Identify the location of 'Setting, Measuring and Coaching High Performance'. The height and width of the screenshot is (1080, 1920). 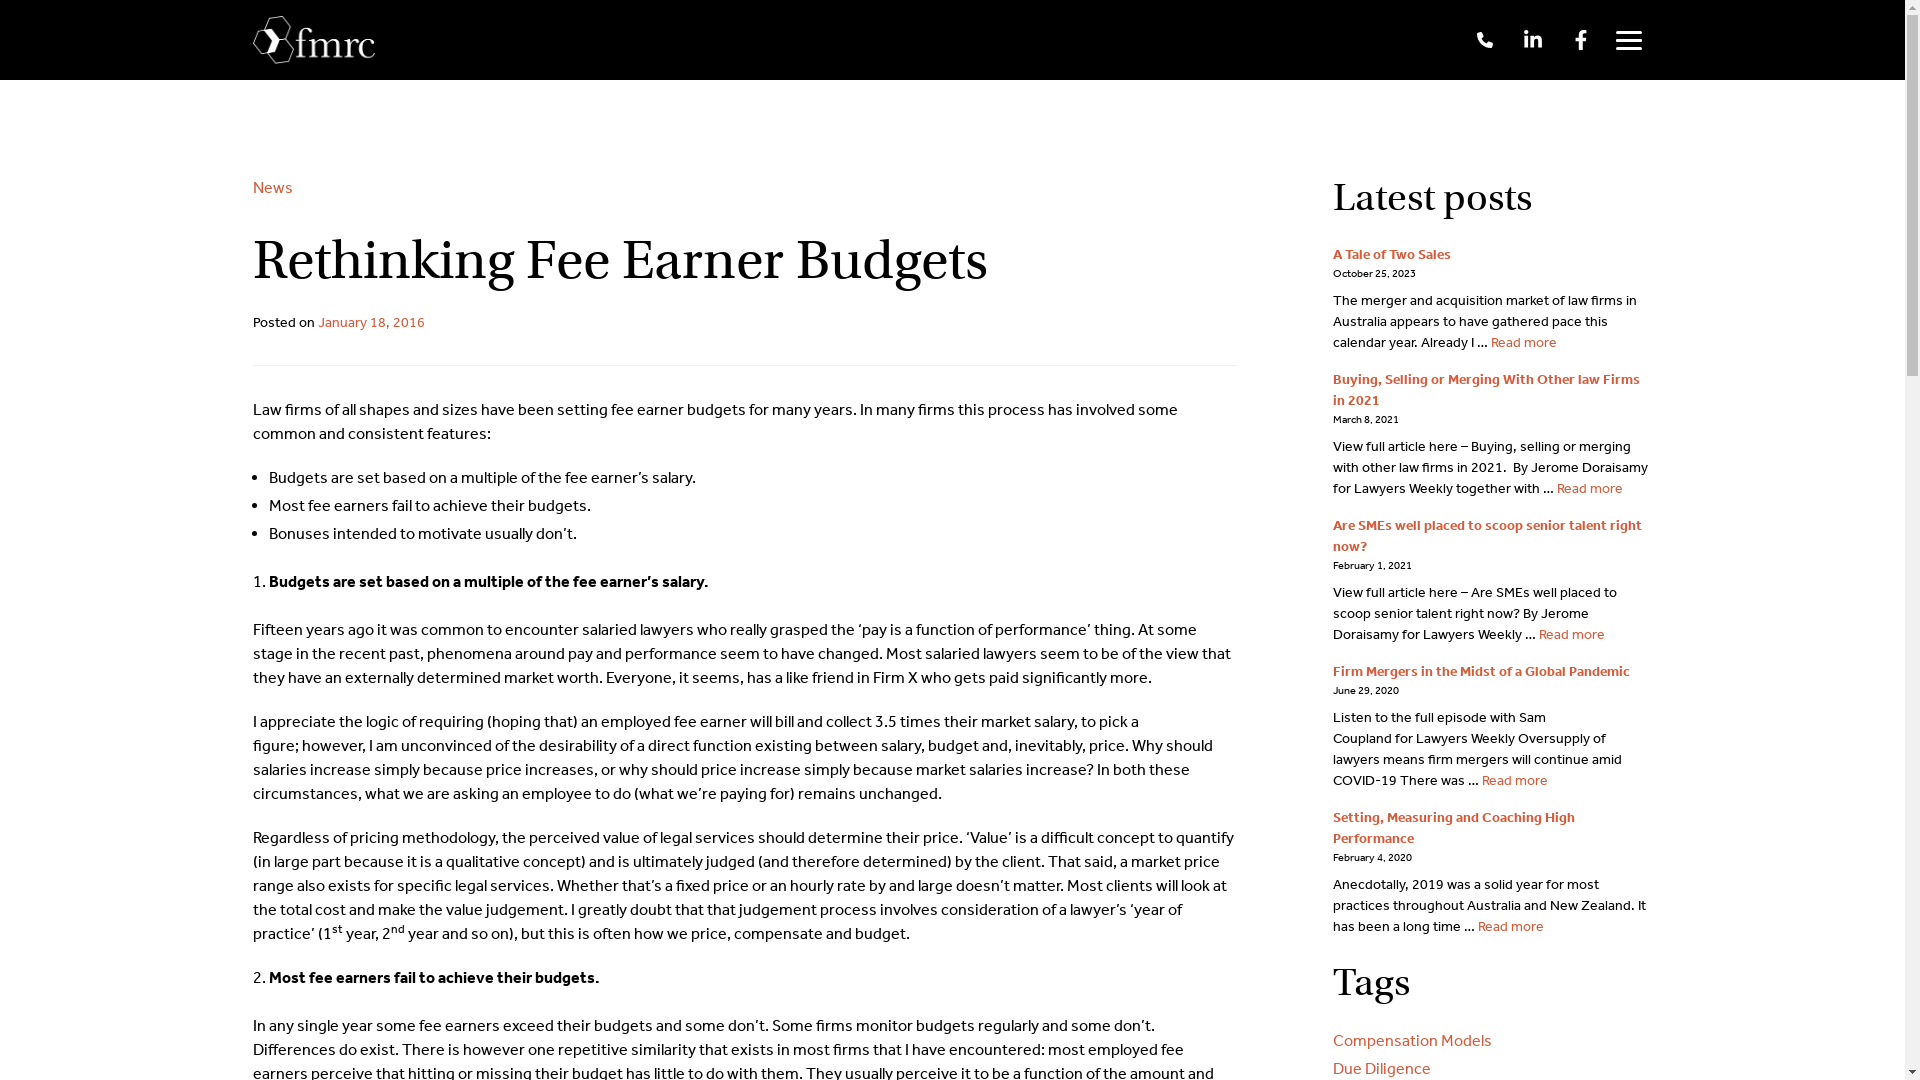
(1453, 828).